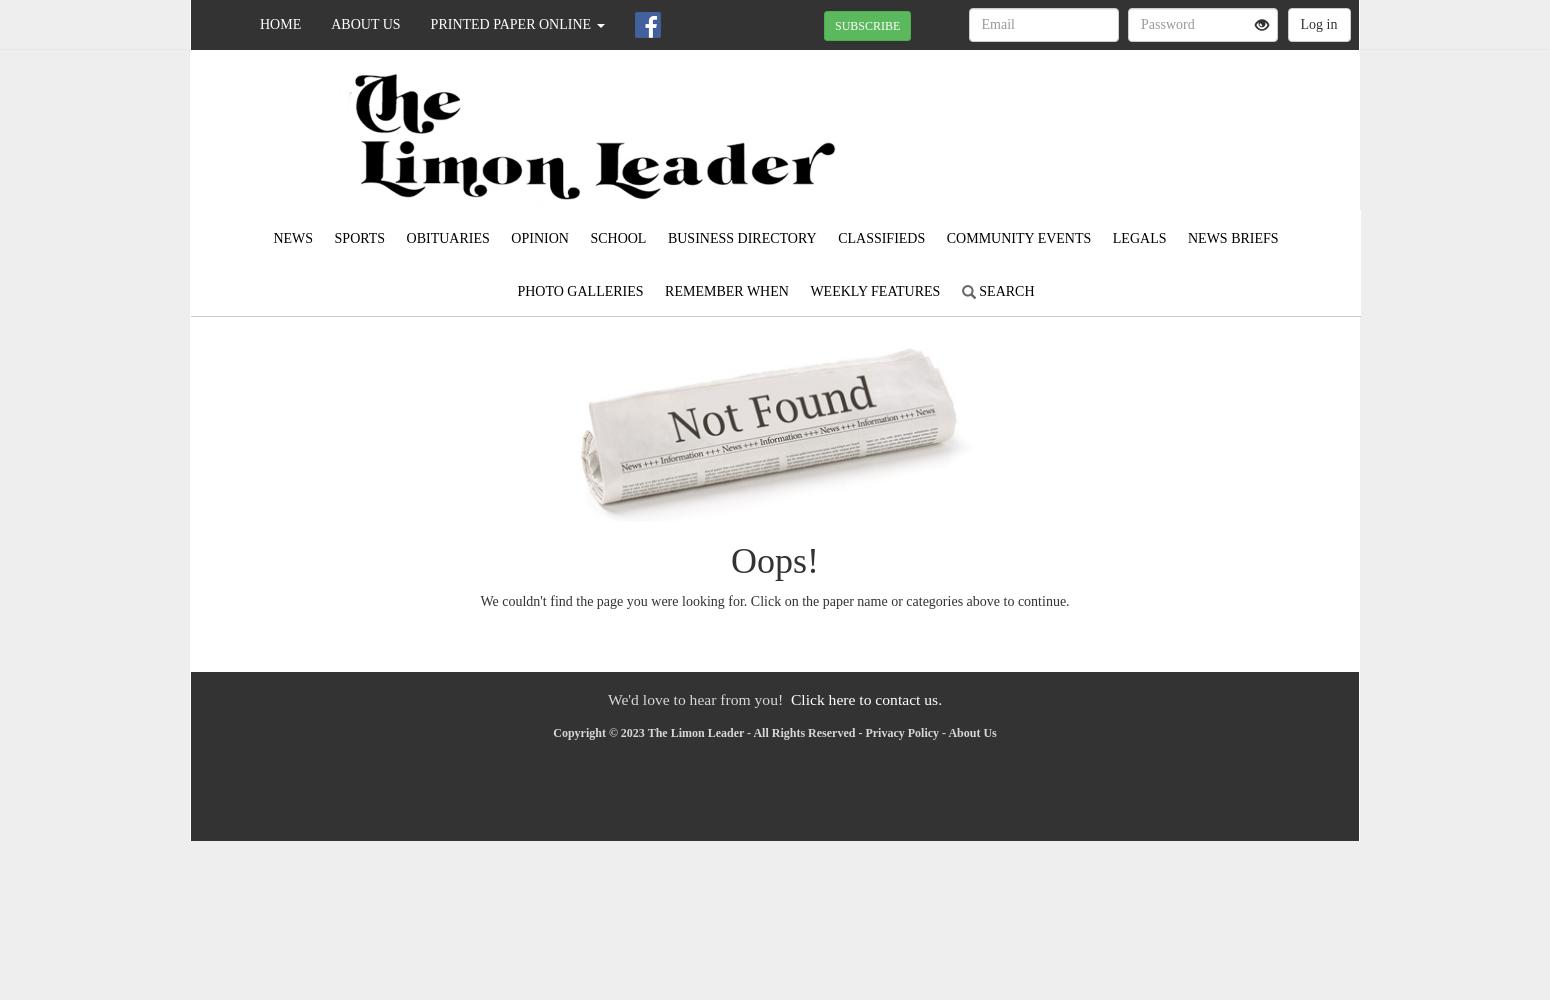 The image size is (1550, 1000). What do you see at coordinates (774, 599) in the screenshot?
I see `'We couldn't find the page you were looking for. Click on the paper name or categories above to continue.'` at bounding box center [774, 599].